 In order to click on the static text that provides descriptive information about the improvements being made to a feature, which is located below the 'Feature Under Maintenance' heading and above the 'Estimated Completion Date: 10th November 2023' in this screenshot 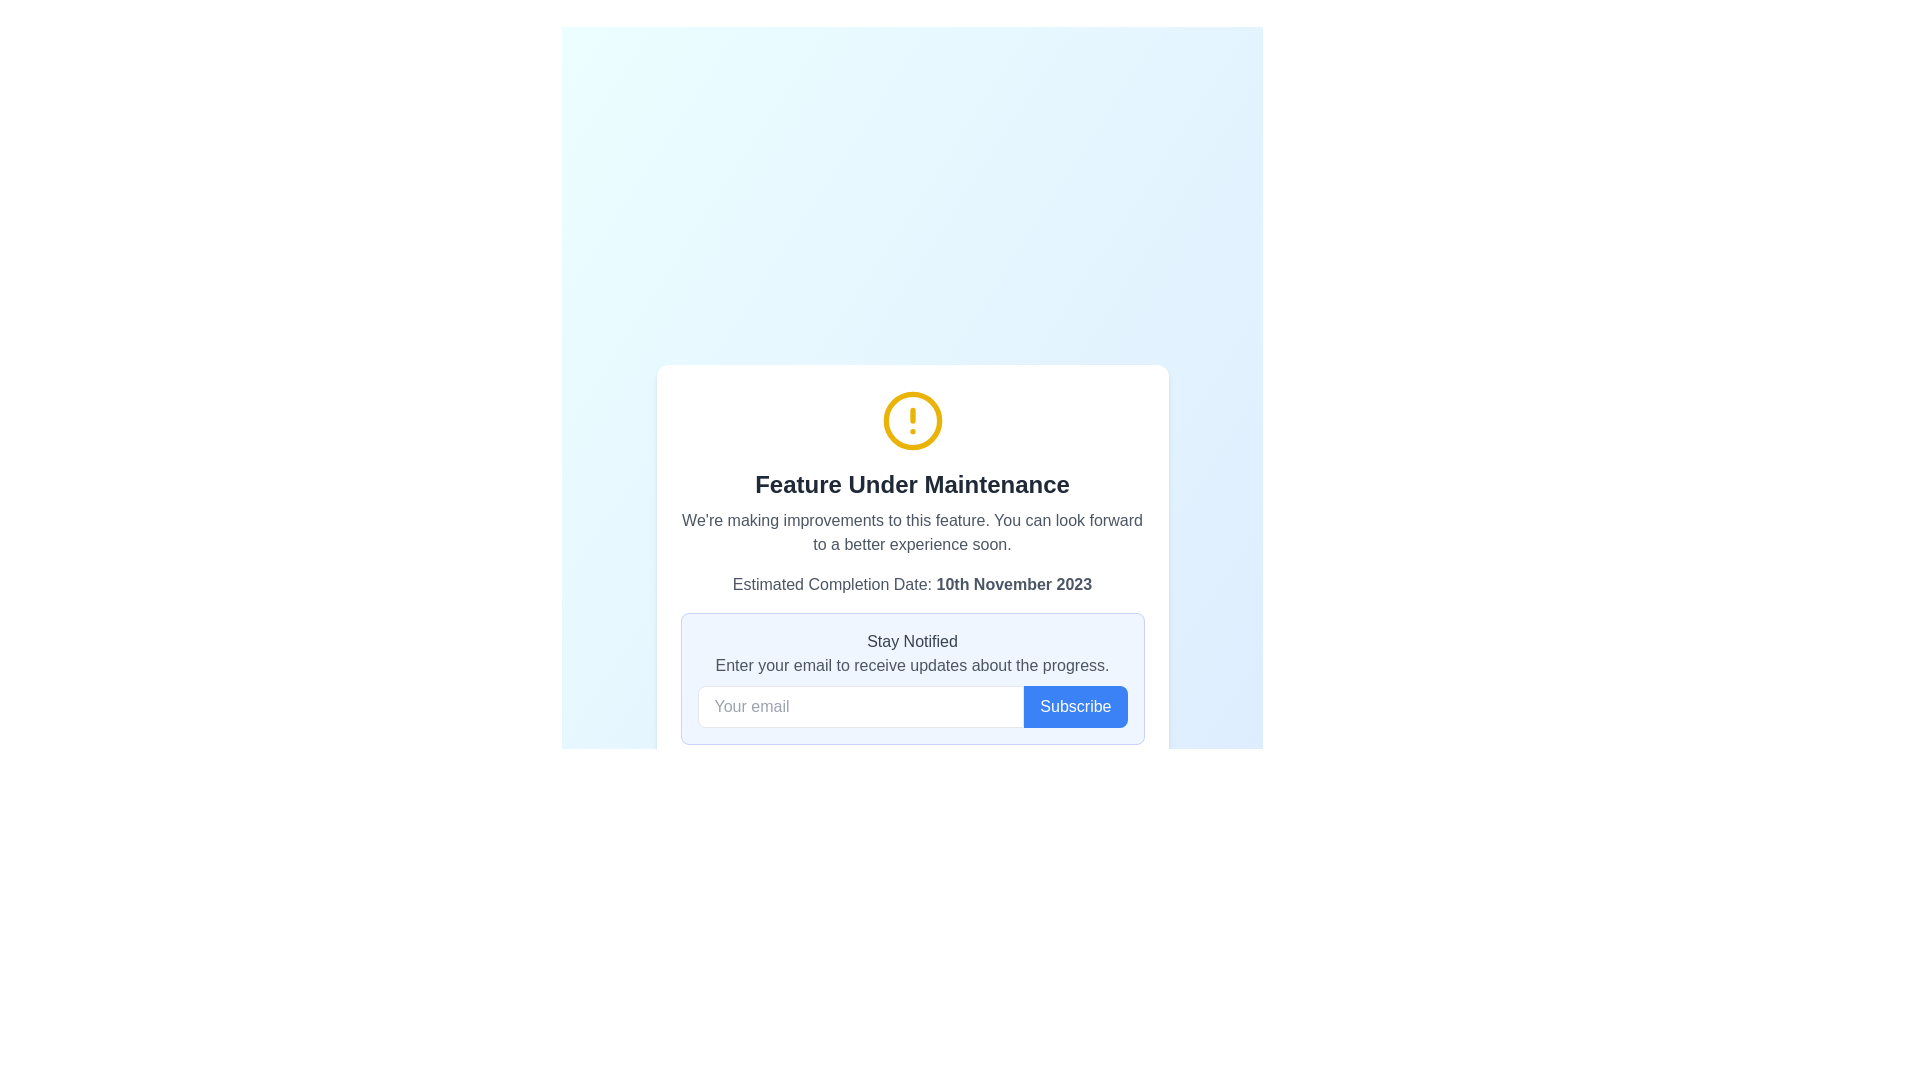, I will do `click(911, 531)`.